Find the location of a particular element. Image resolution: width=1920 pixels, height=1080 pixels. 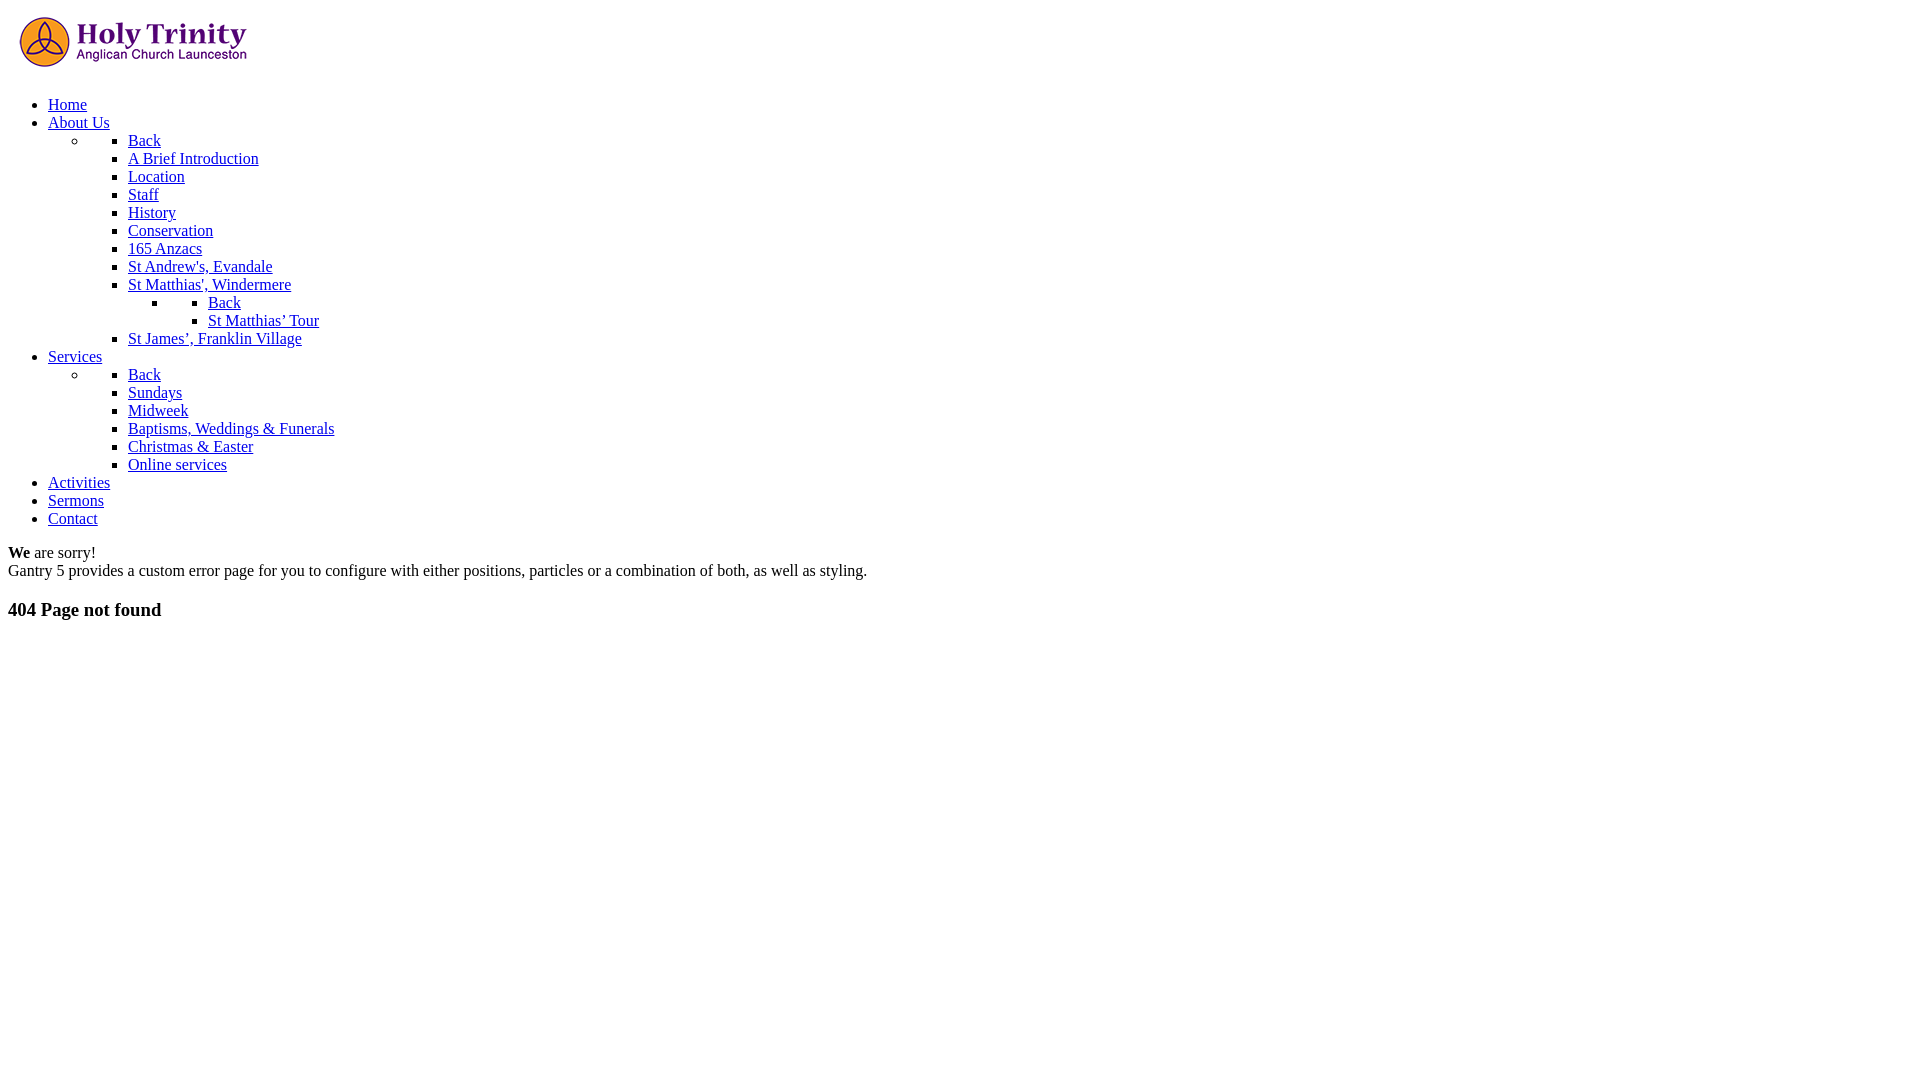

'Midweek' is located at coordinates (157, 409).